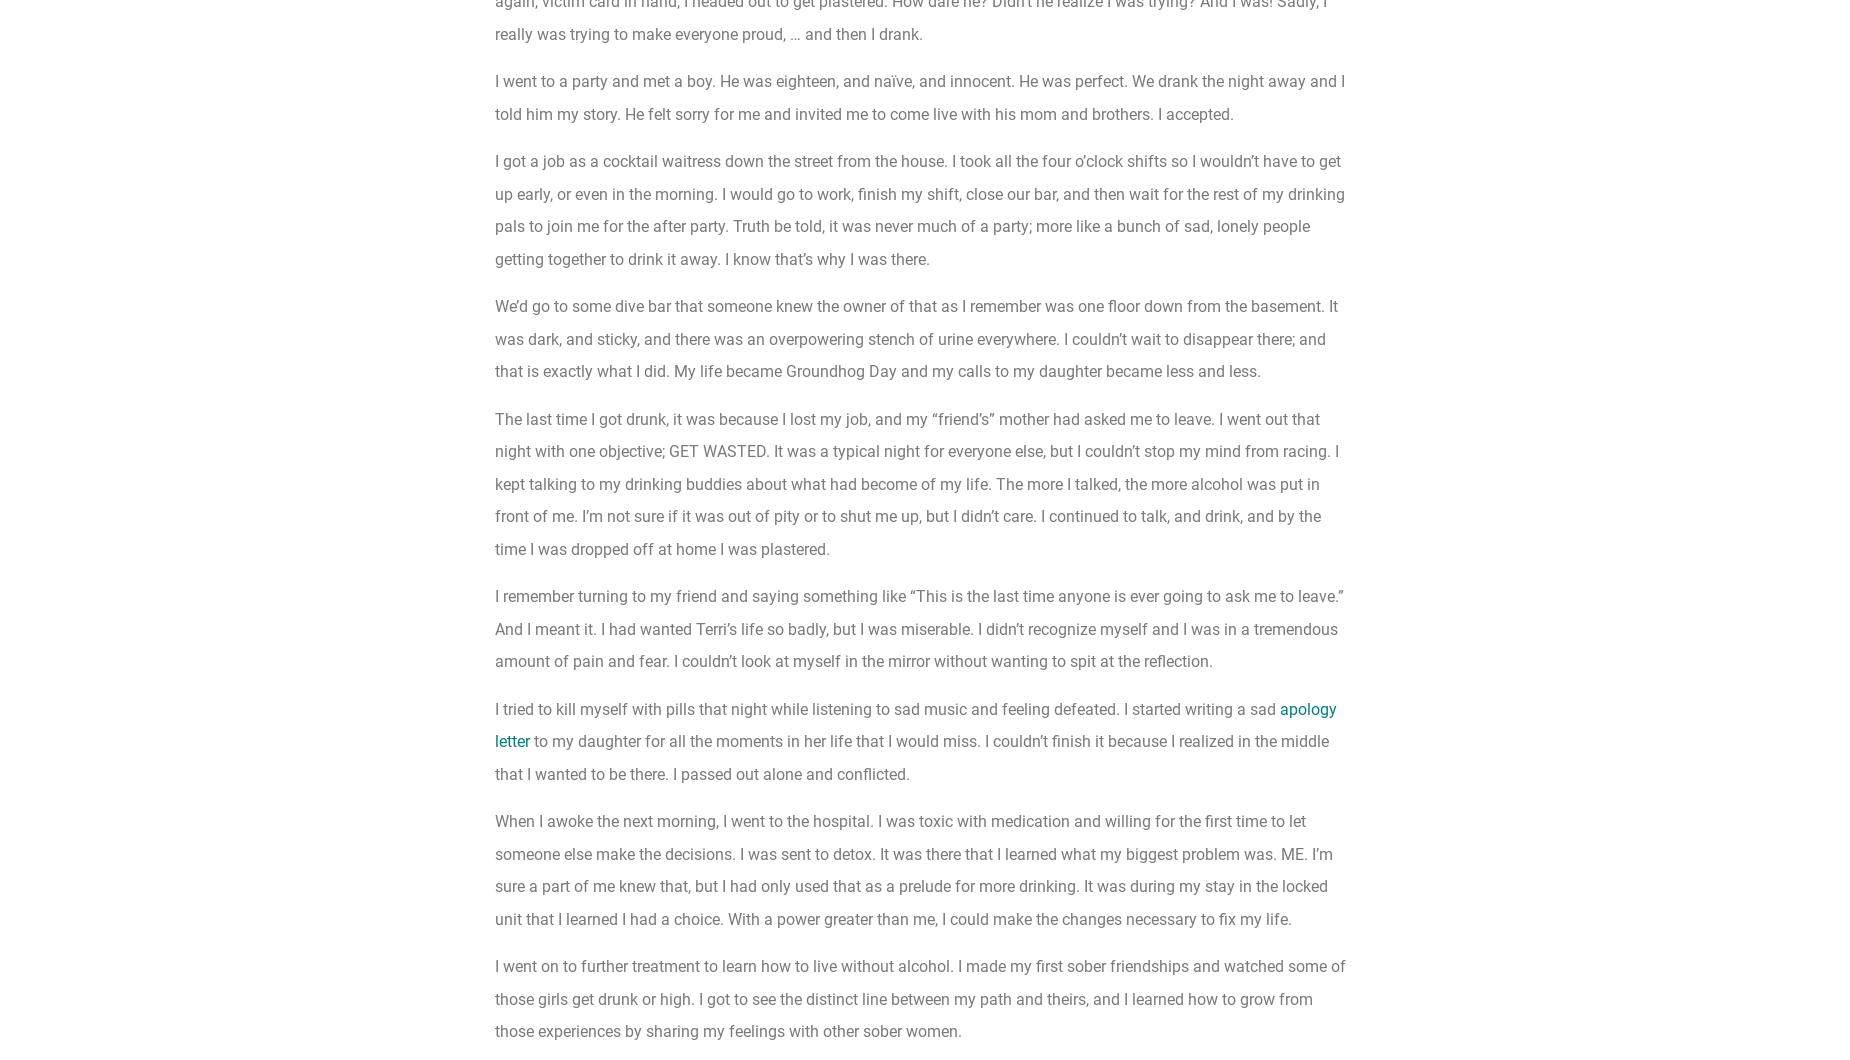 Image resolution: width=1850 pixels, height=1060 pixels. Describe the element at coordinates (919, 629) in the screenshot. I see `'I remember turning to my friend and saying something like “This is the last time anyone is ever going to ask me to leave.” And I meant it. I had wanted Terri’s life so badly, but I was miserable. I didn’t recognize myself and I was in a tremendous amount of pain and fear. I couldn’t look at myself in the mirror without wanting to spit at the reflection.'` at that location.